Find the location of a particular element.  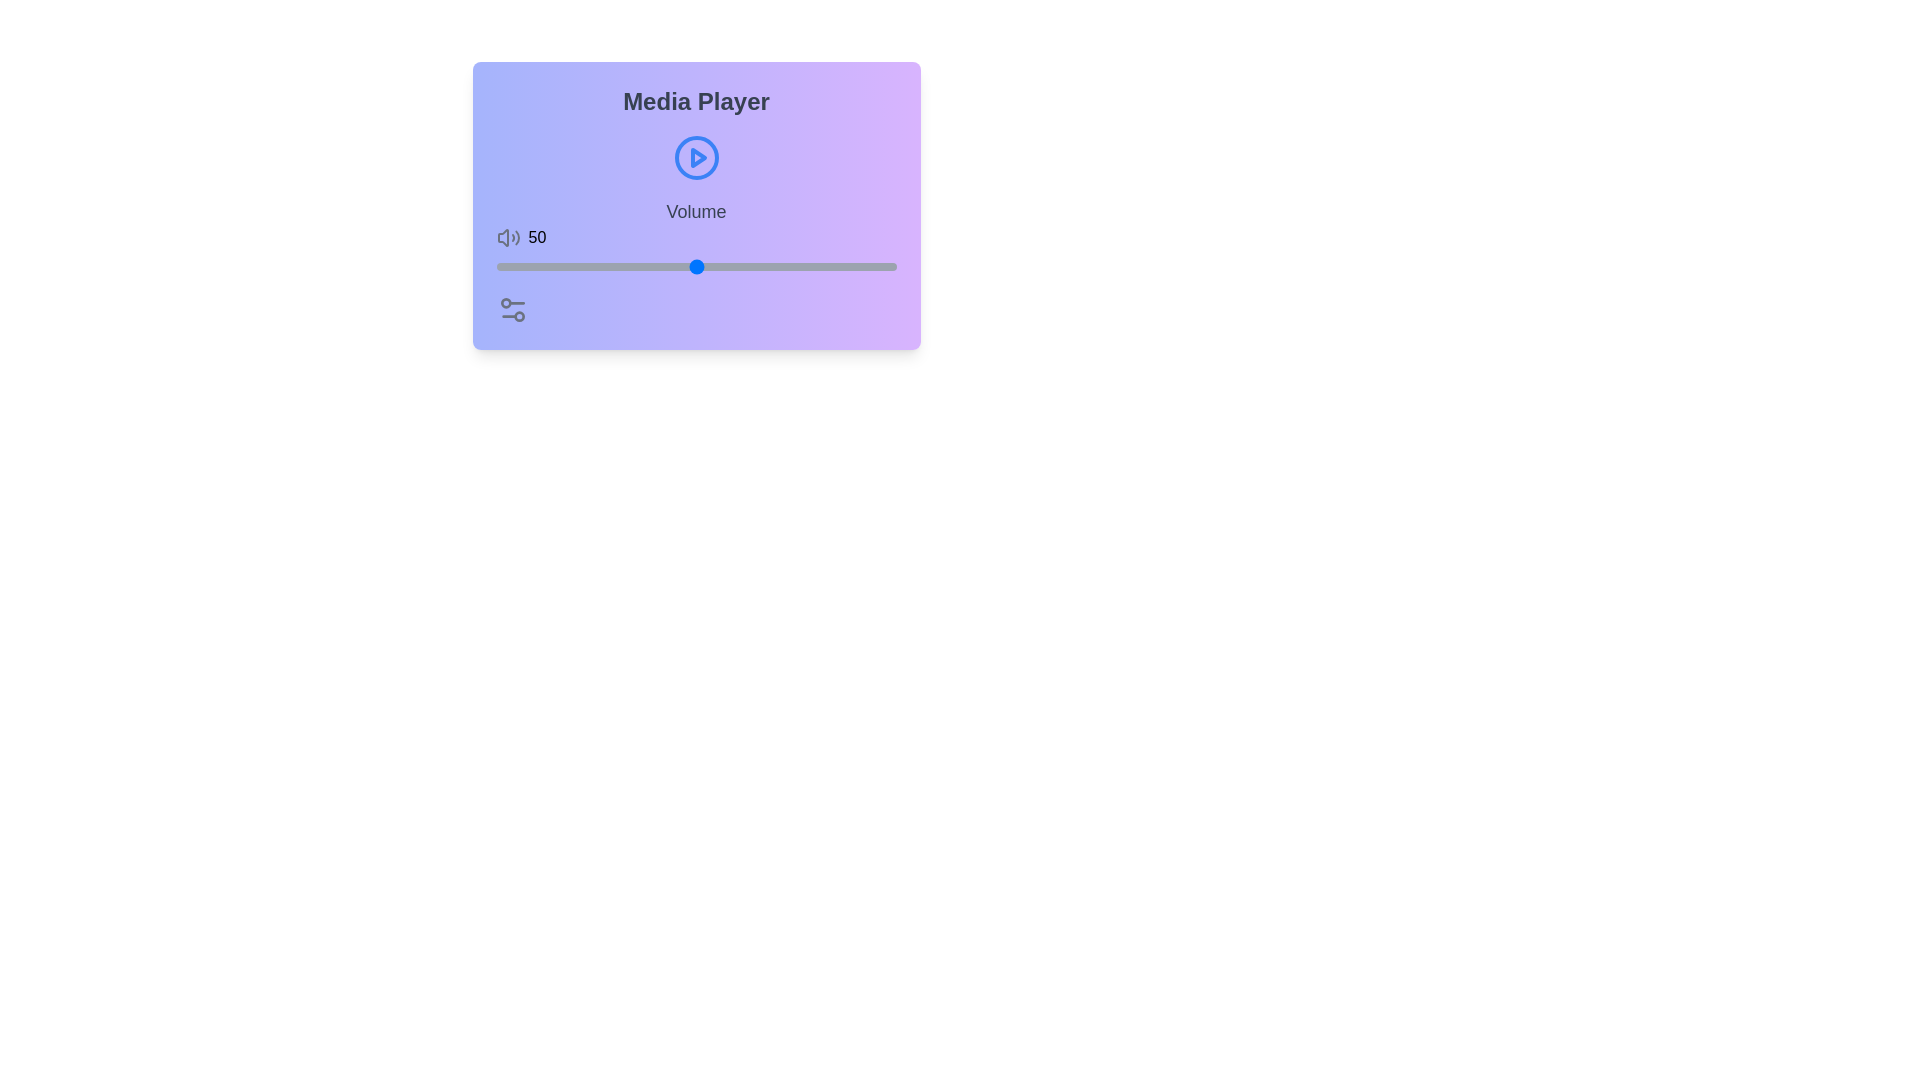

the text label displaying the value '50' in bold black font on a light blue background, located in the 'Volume' section of the media player interface, adjacent to the volume icon is located at coordinates (537, 237).